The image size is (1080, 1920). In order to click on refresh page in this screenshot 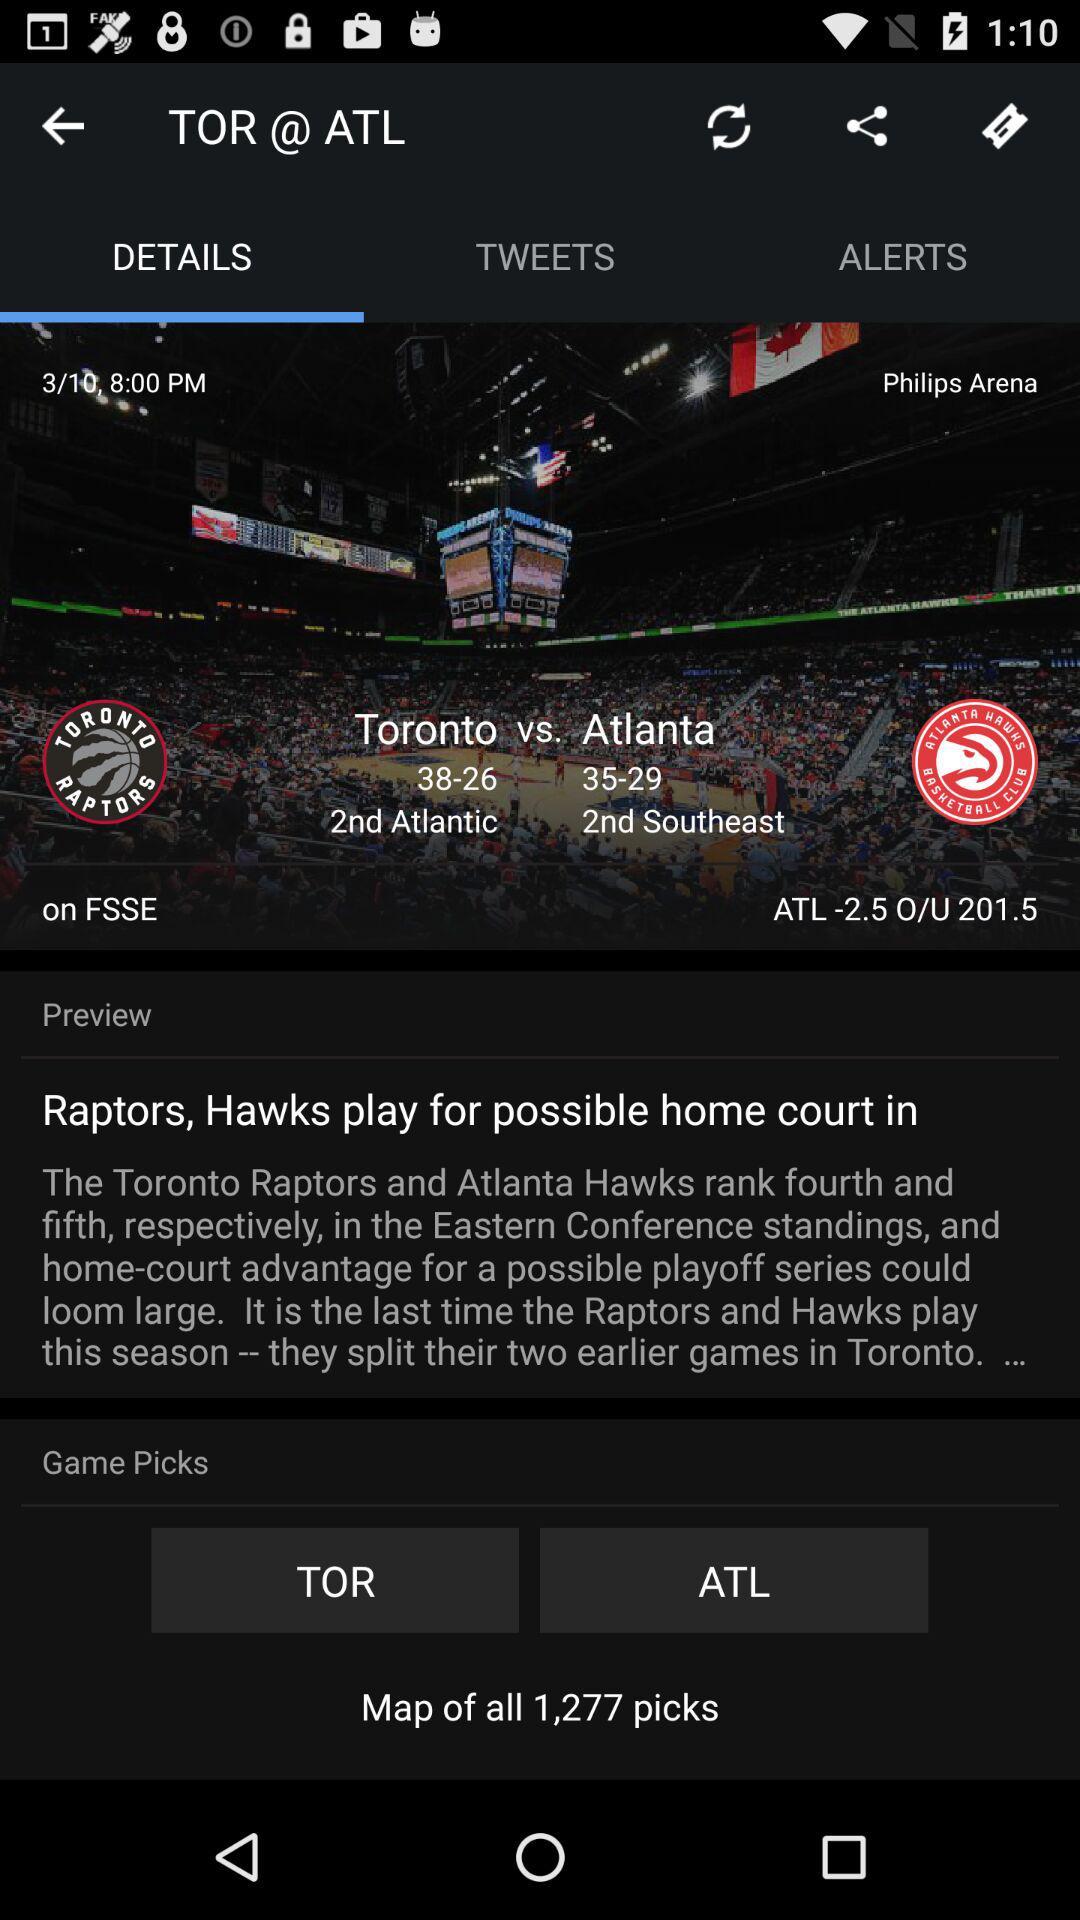, I will do `click(729, 124)`.